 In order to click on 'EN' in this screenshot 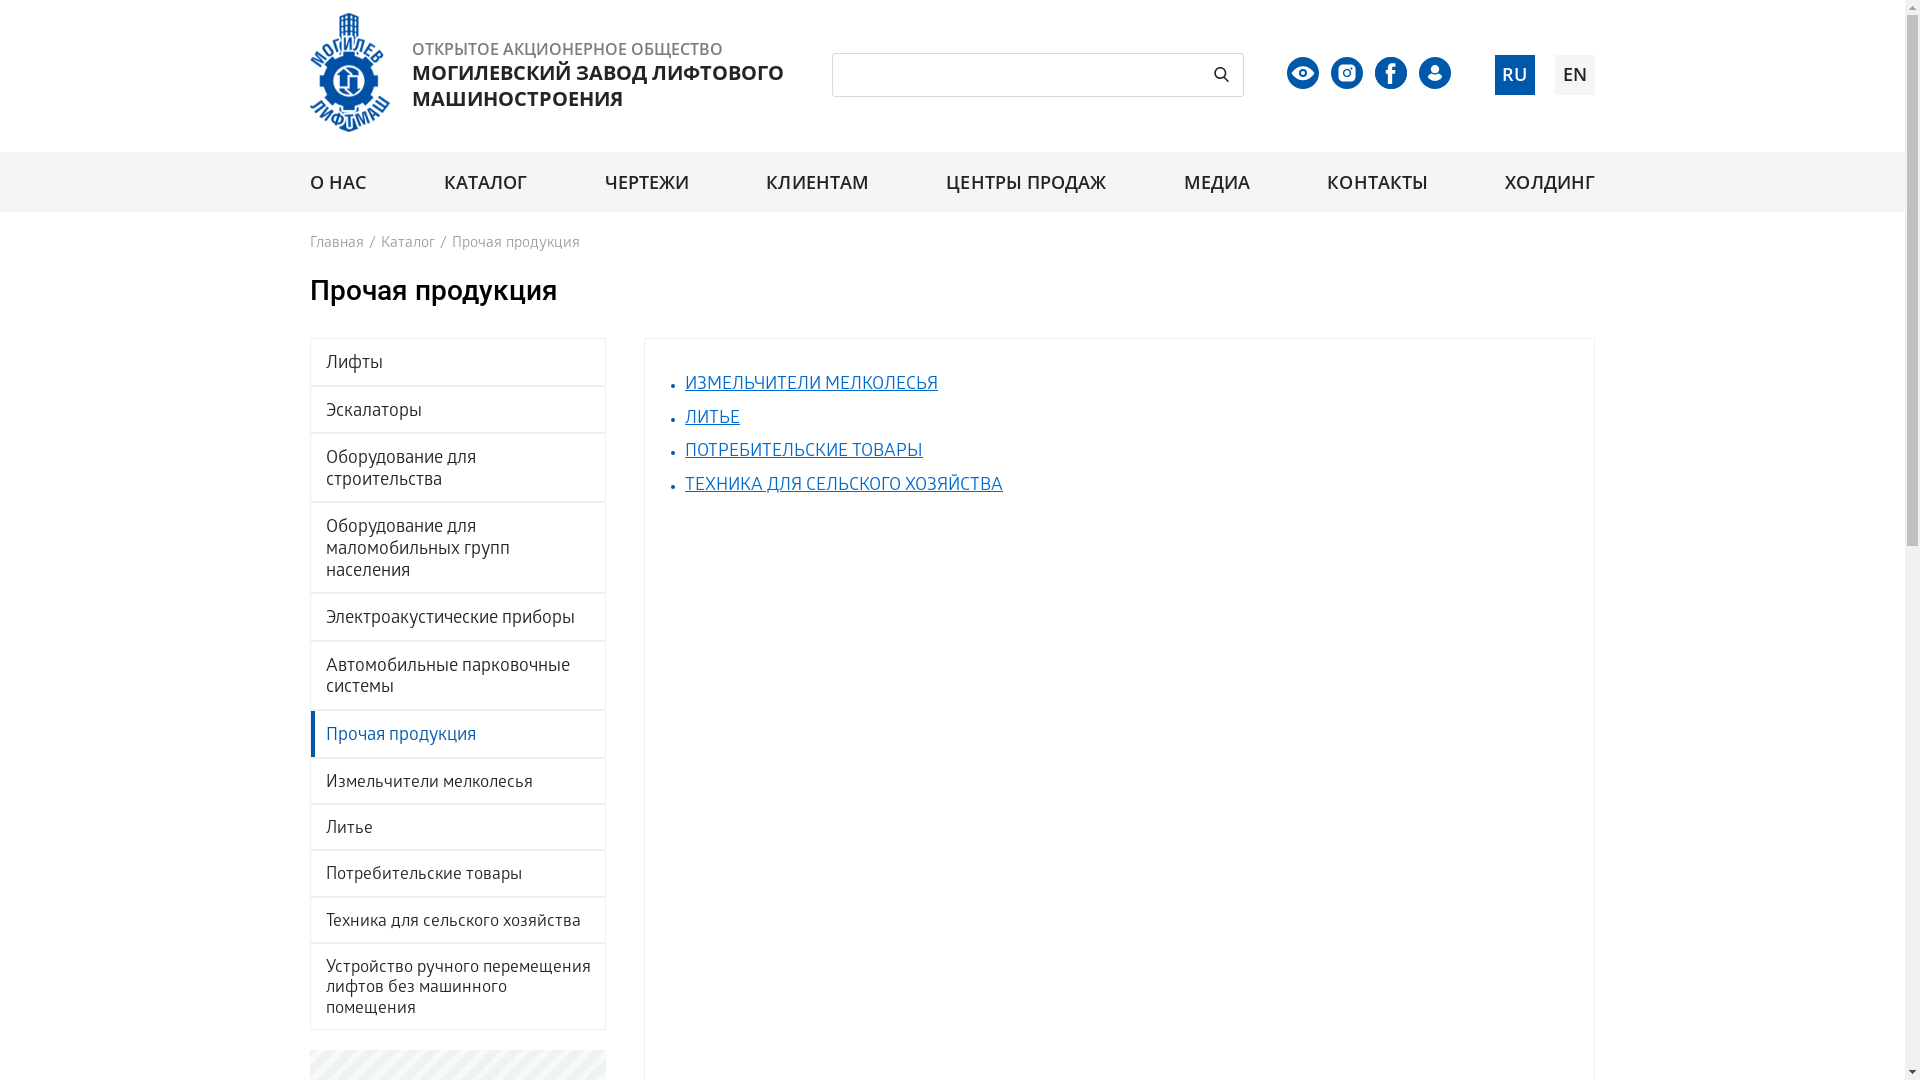, I will do `click(1573, 73)`.